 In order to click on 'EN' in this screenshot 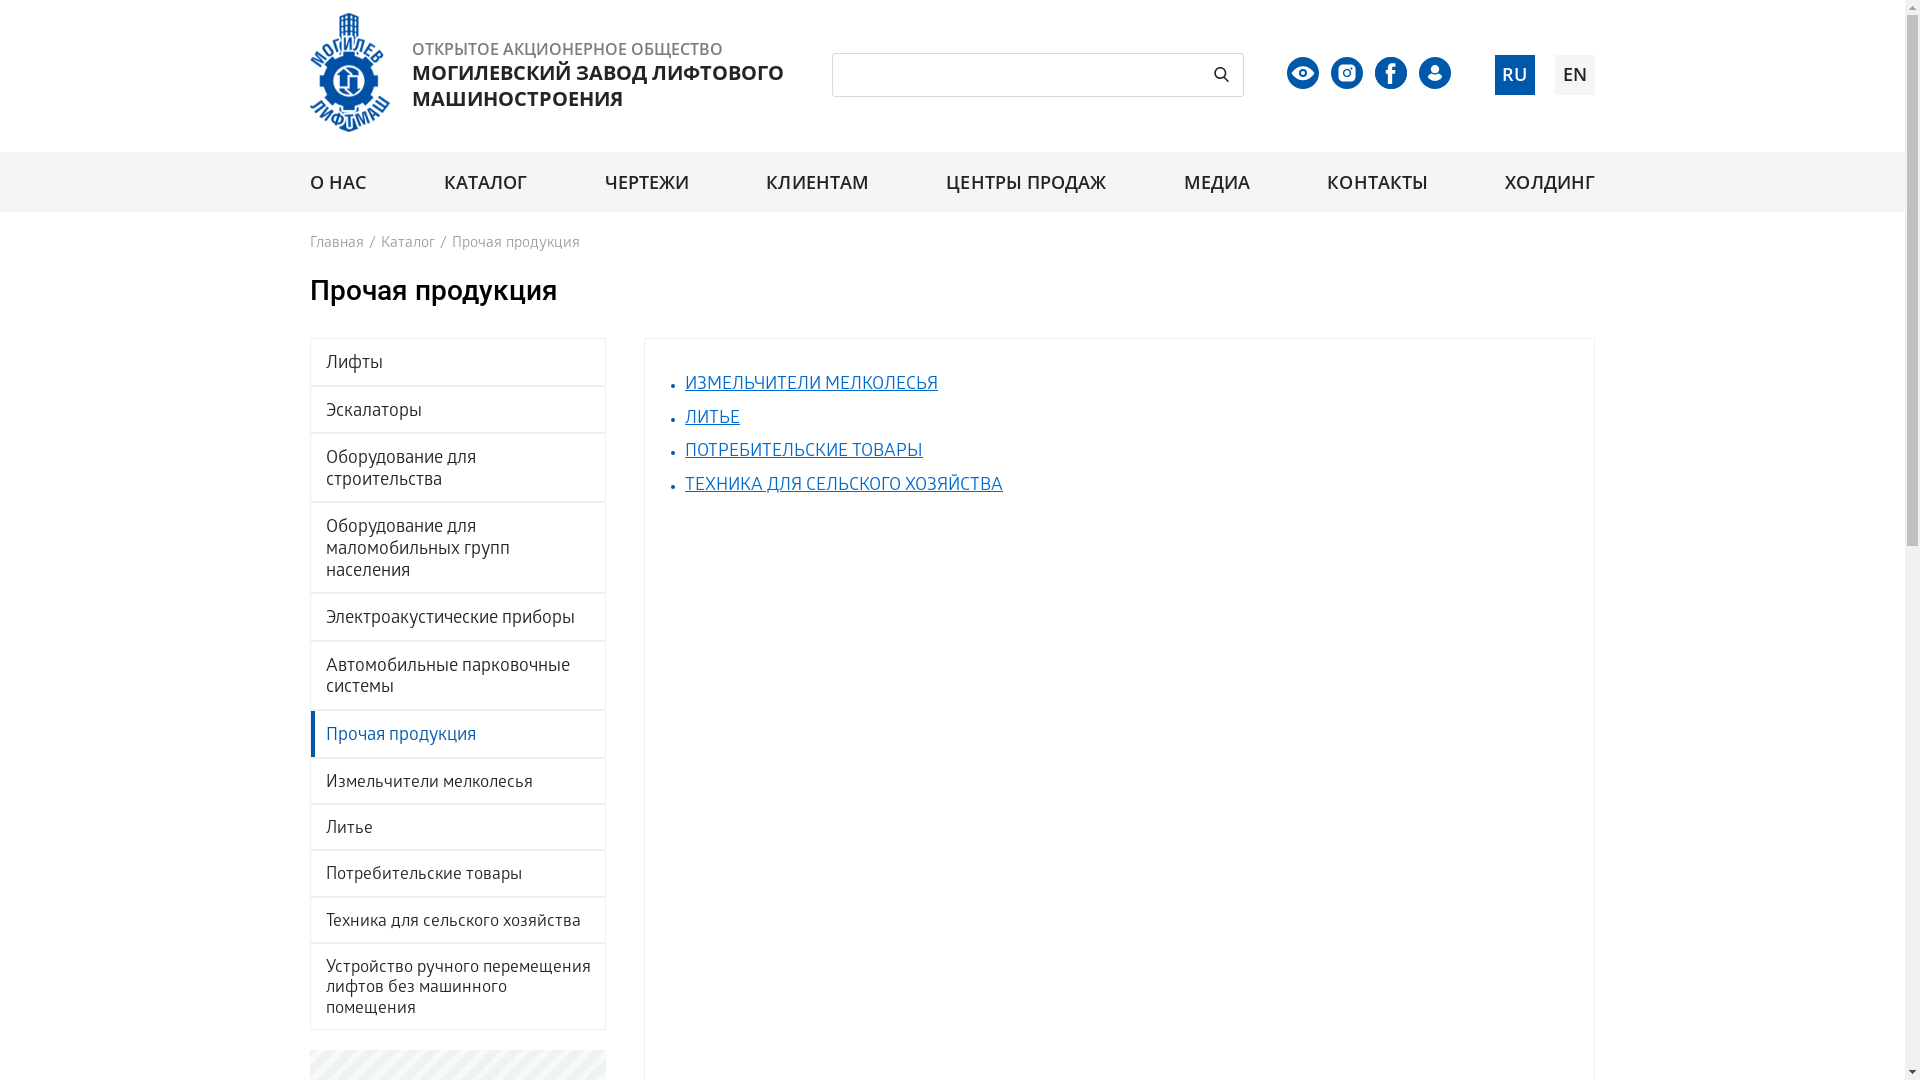, I will do `click(1573, 73)`.